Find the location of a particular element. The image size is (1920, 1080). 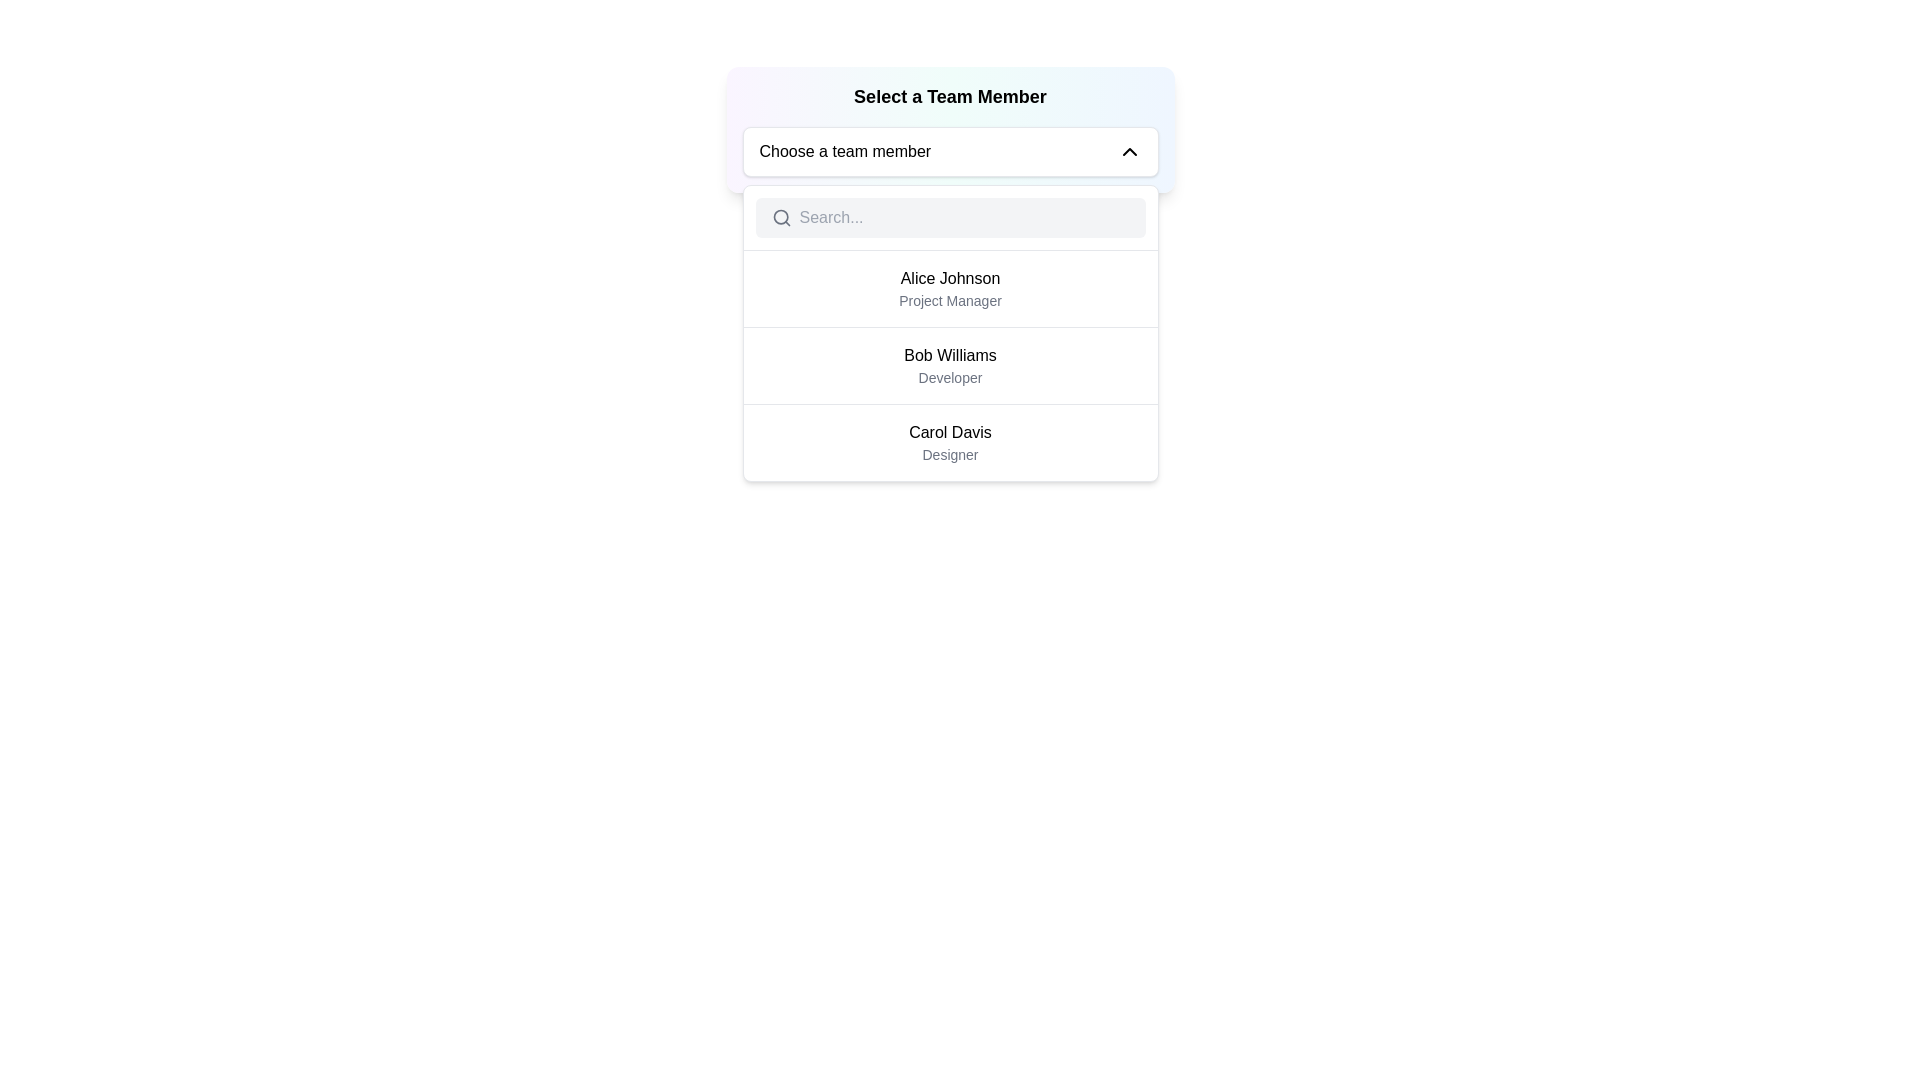

the text element displaying 'Alice Johnson', which is positioned in a dropdown menu above 'Project Manager' and below the search bar is located at coordinates (949, 278).